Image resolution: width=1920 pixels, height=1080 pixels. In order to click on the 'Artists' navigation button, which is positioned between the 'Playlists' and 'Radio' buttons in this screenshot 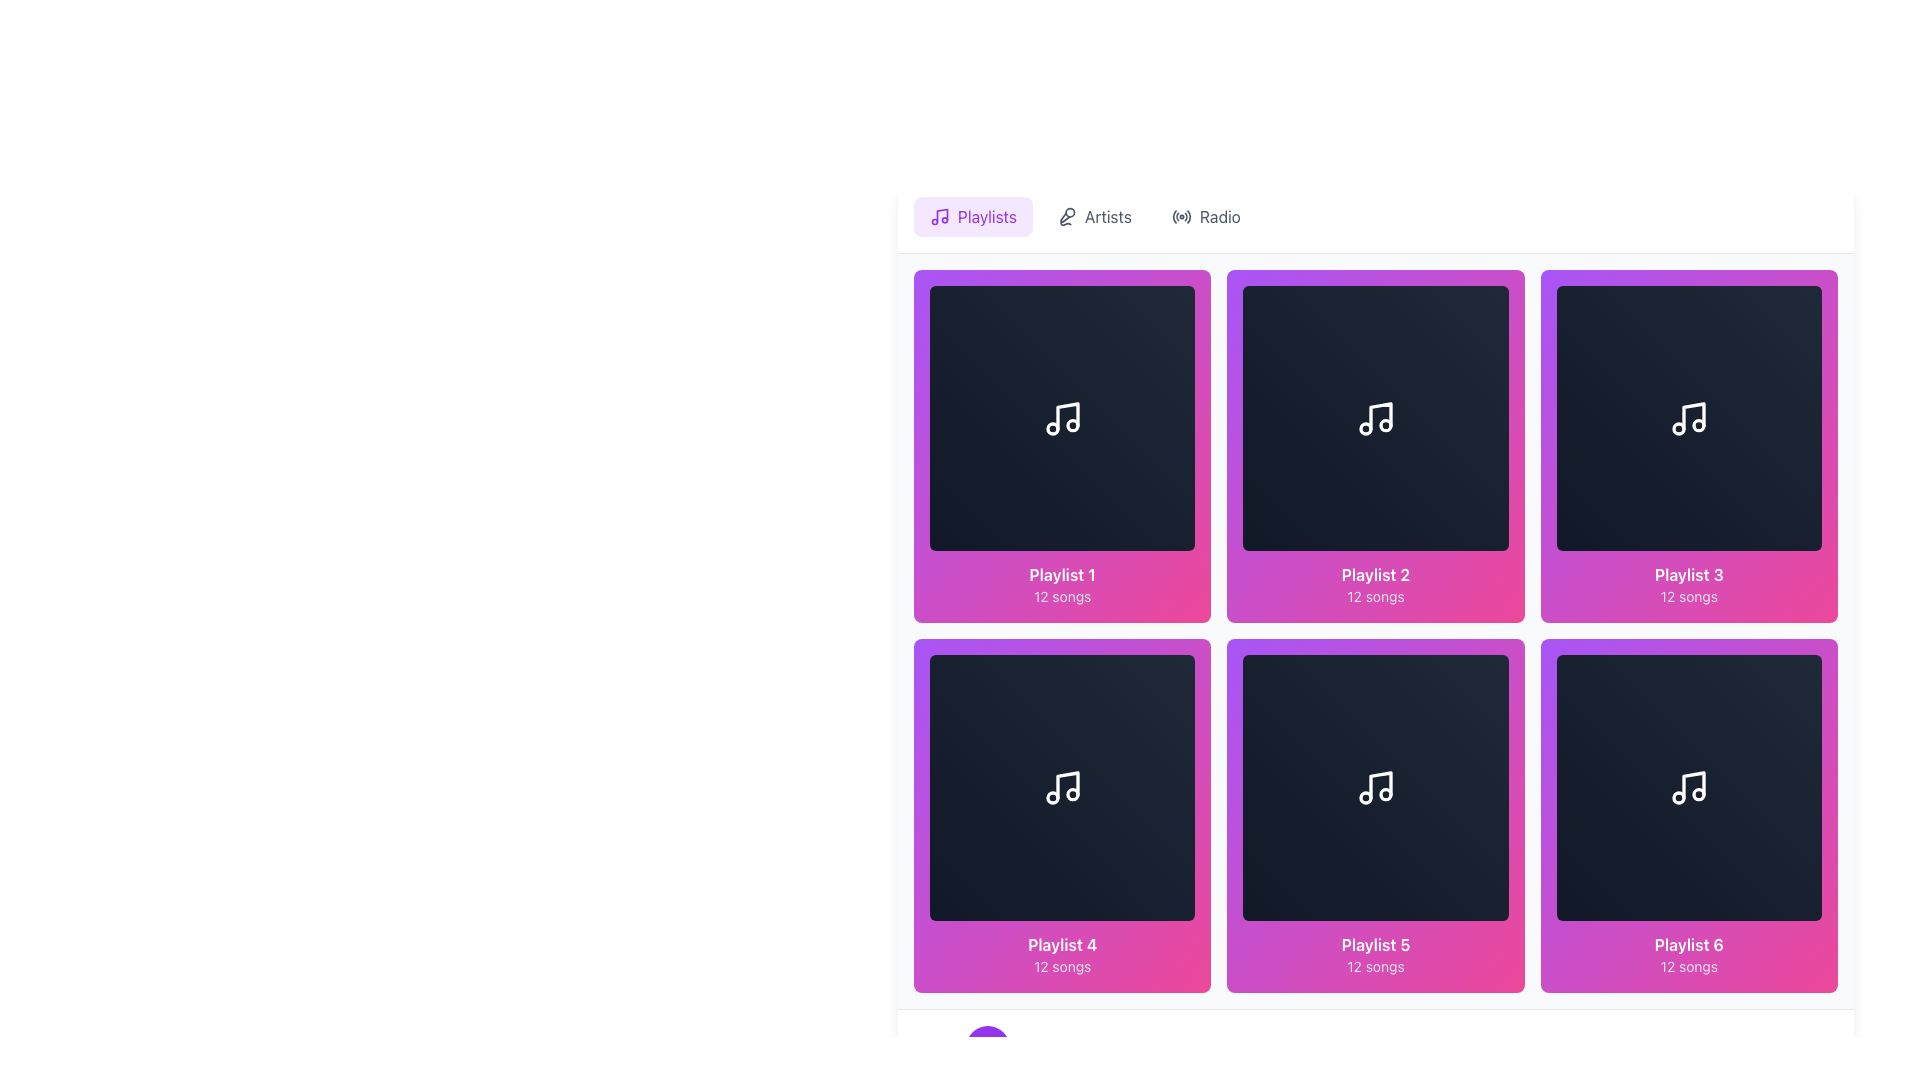, I will do `click(1093, 216)`.